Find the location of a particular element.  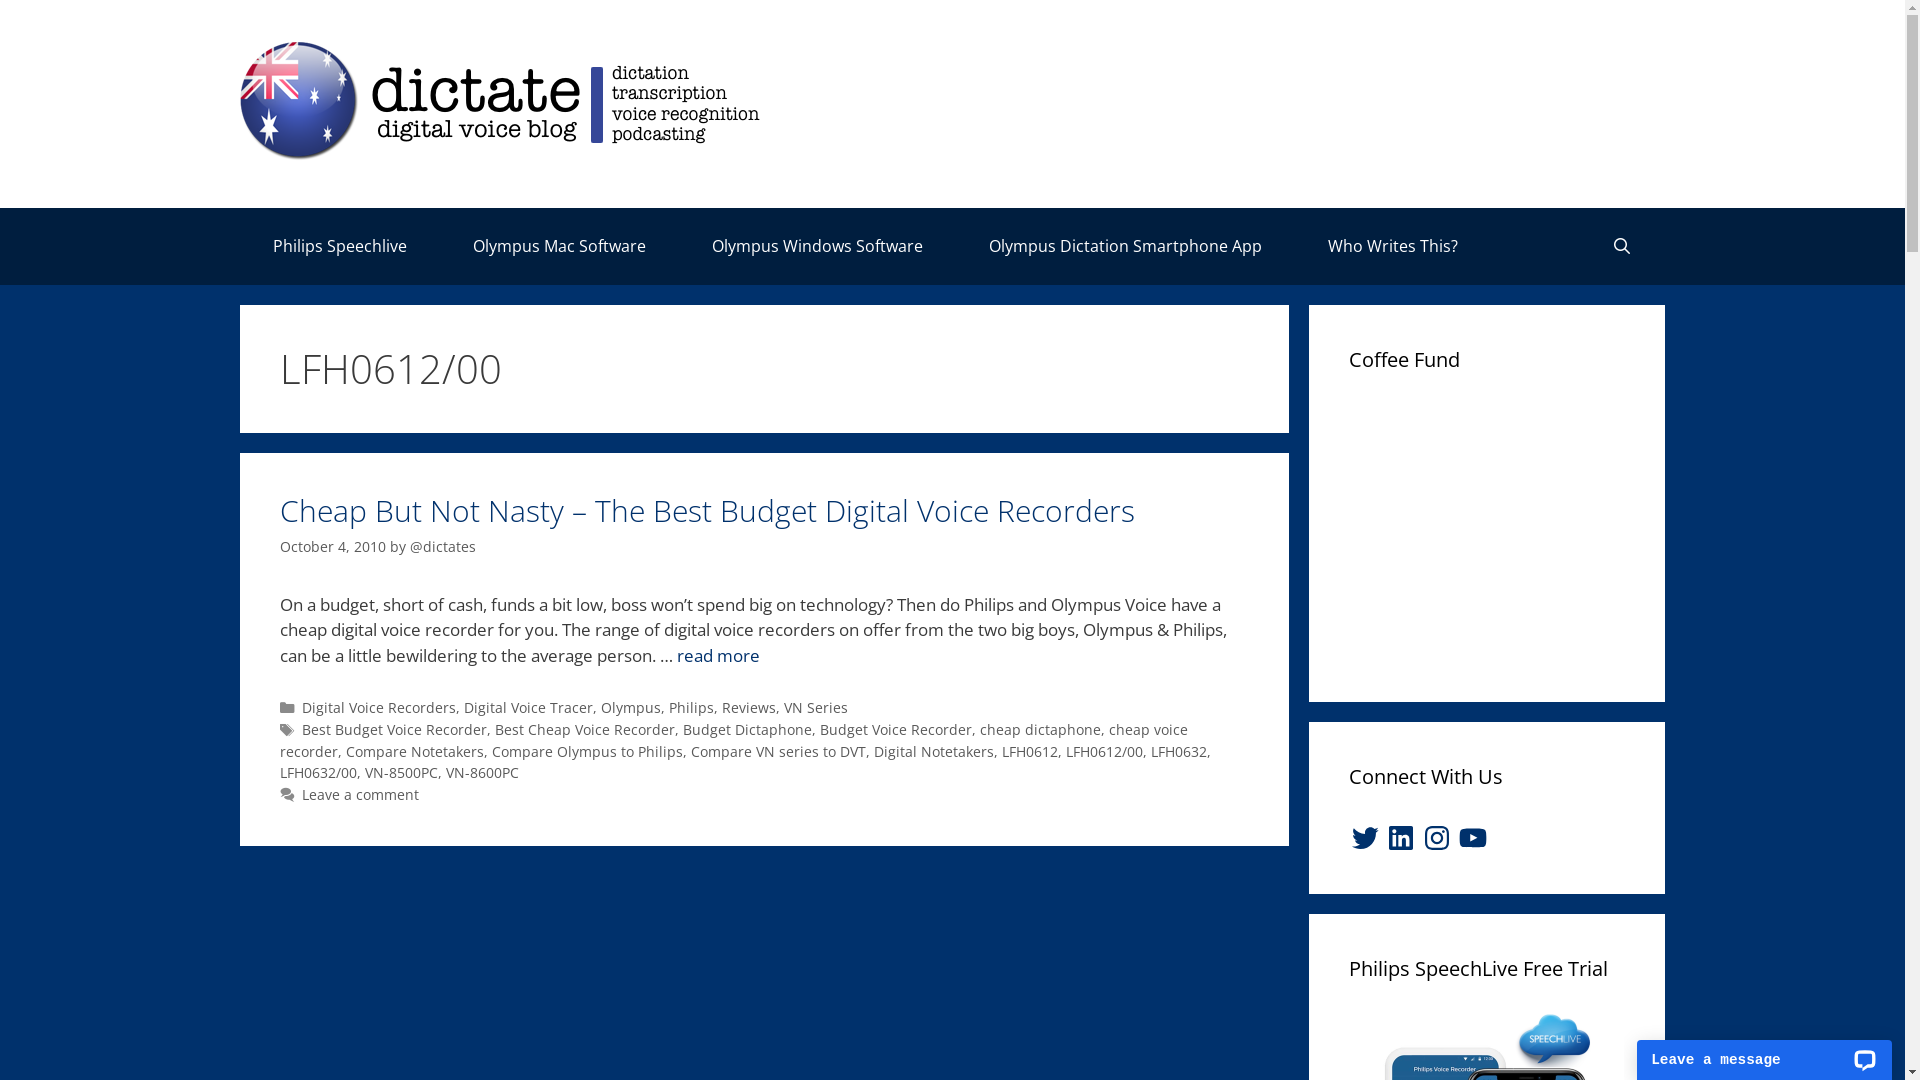

'Digital Voice Recorders' is located at coordinates (379, 706).